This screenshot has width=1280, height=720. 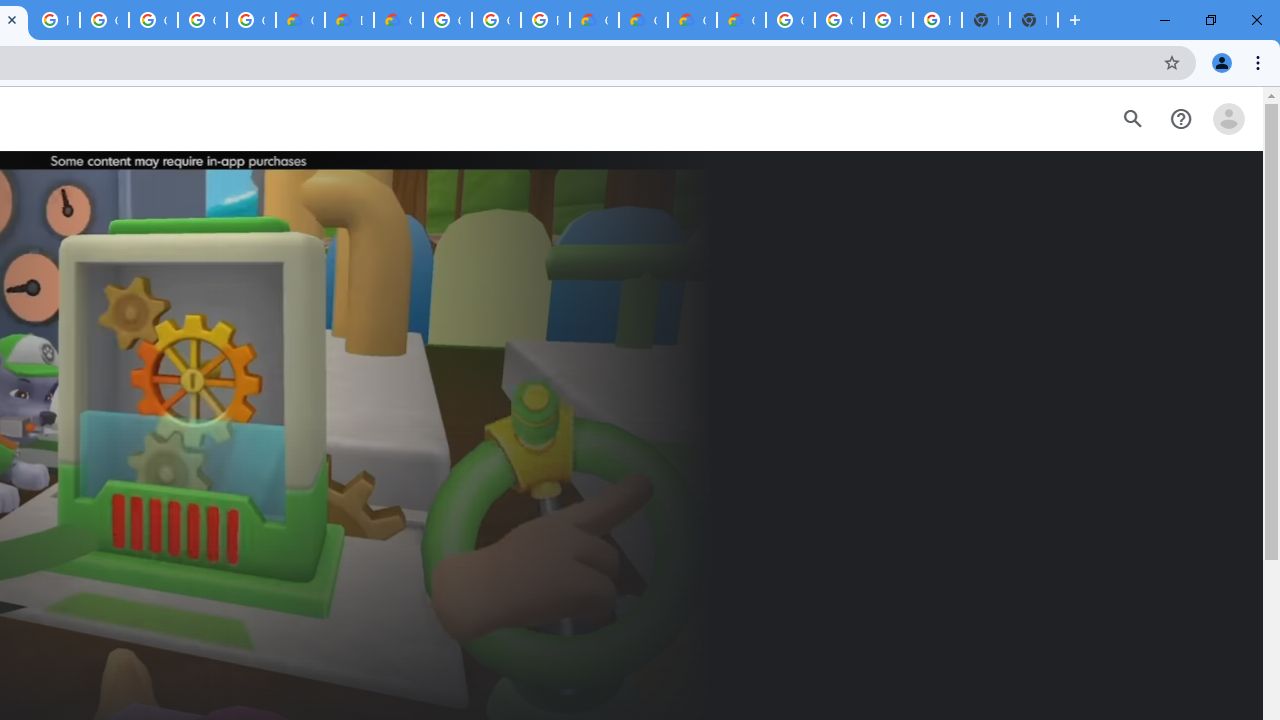 I want to click on 'Google Cloud Pricing Calculator', so click(x=692, y=20).